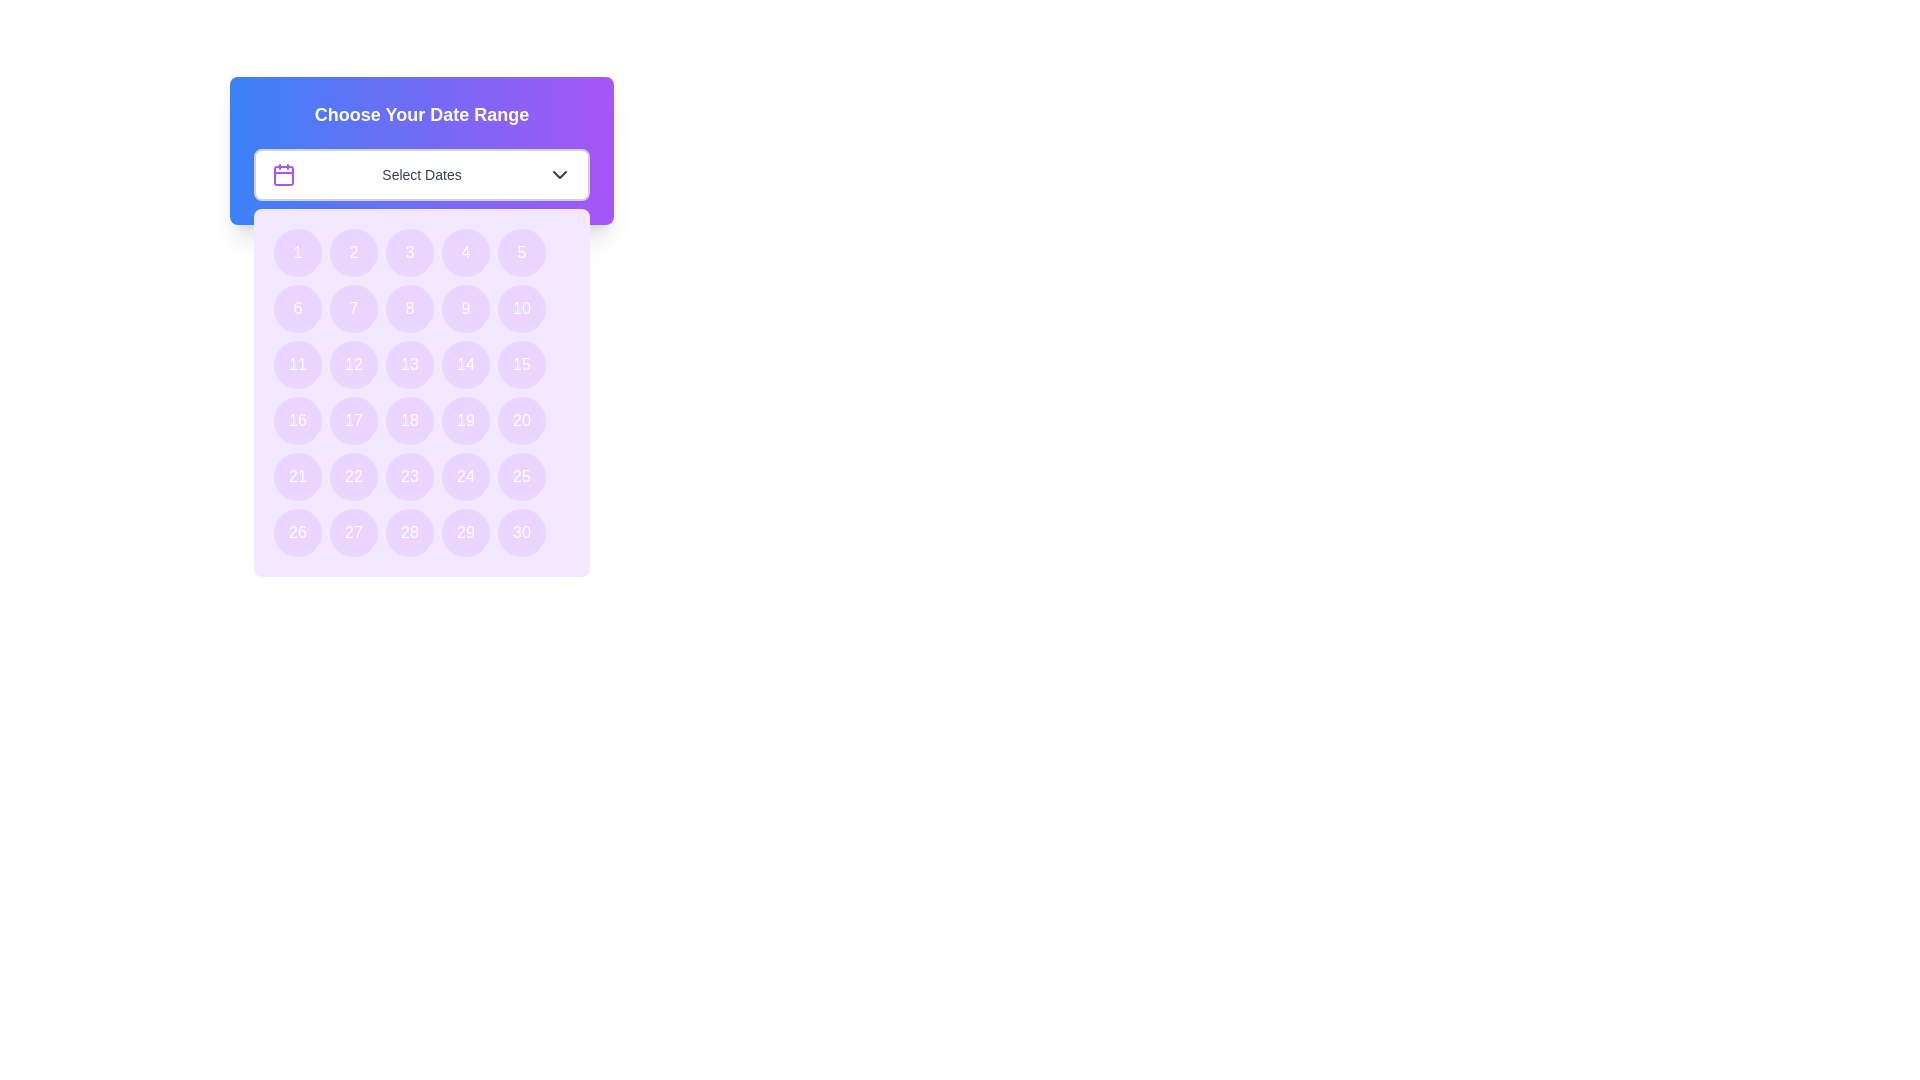 The width and height of the screenshot is (1920, 1080). I want to click on the circular button with a purple background and the number '8' in white font located in the second row and third column of the grid layout, so click(408, 308).